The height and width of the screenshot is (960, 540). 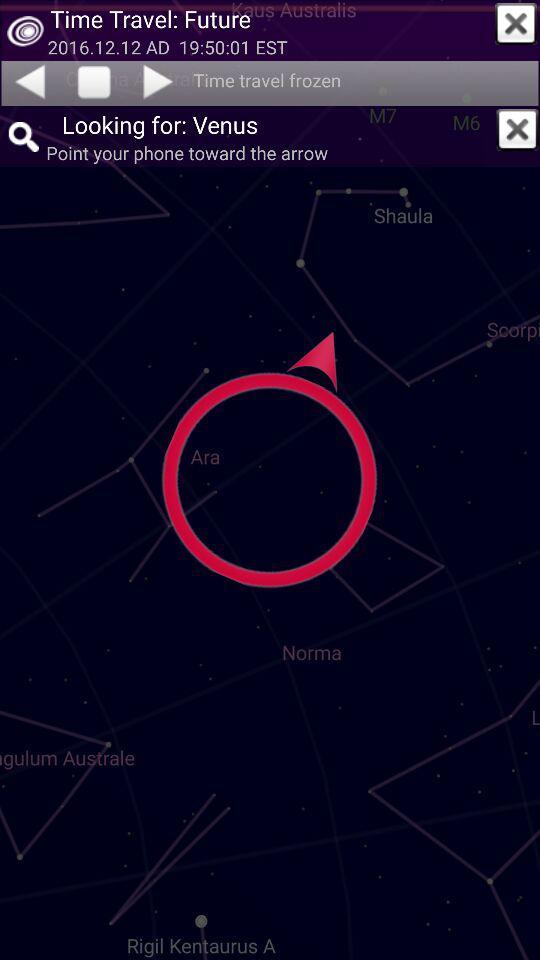 What do you see at coordinates (159, 81) in the screenshot?
I see `next screen` at bounding box center [159, 81].